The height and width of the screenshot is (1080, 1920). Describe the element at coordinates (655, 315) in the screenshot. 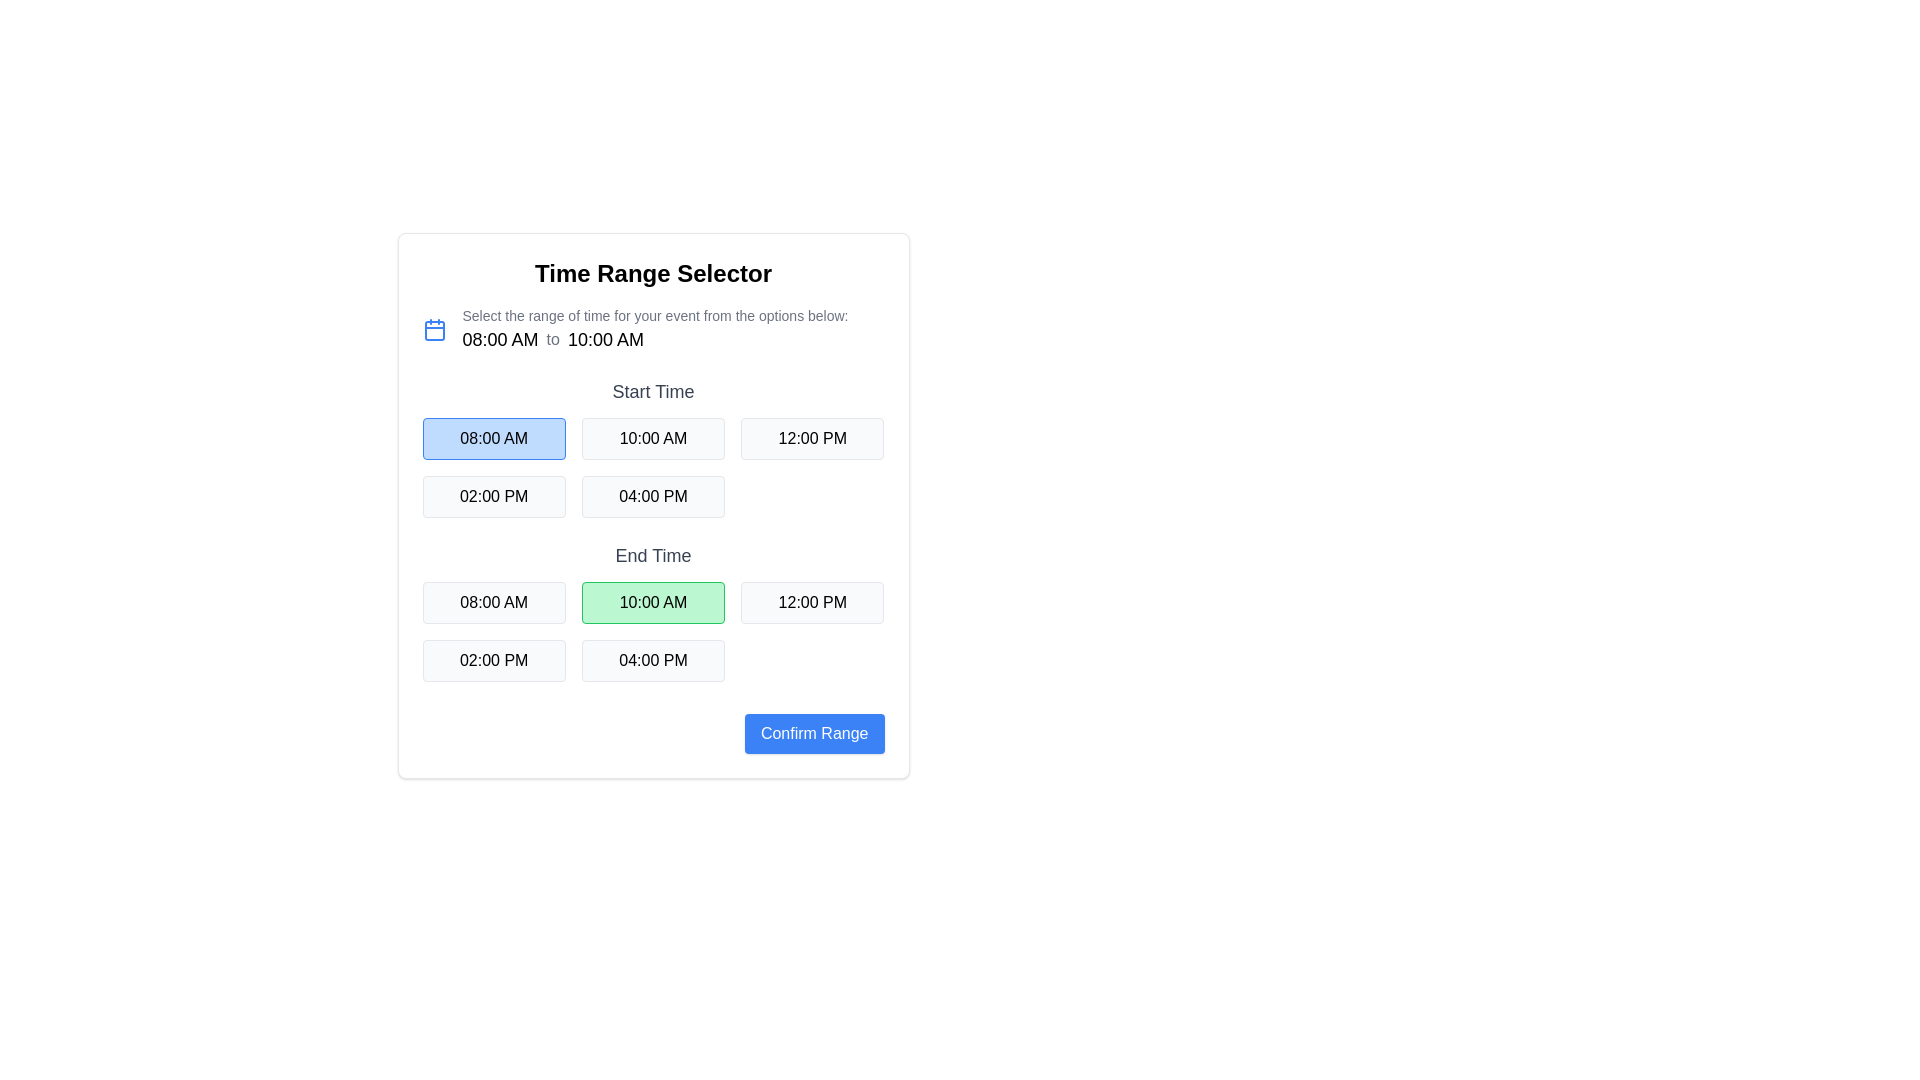

I see `the static text that reads 'Select the range of time for your event from the options below:', which is located below the header 'Time Range Selector' and above the time-selection fields` at that location.